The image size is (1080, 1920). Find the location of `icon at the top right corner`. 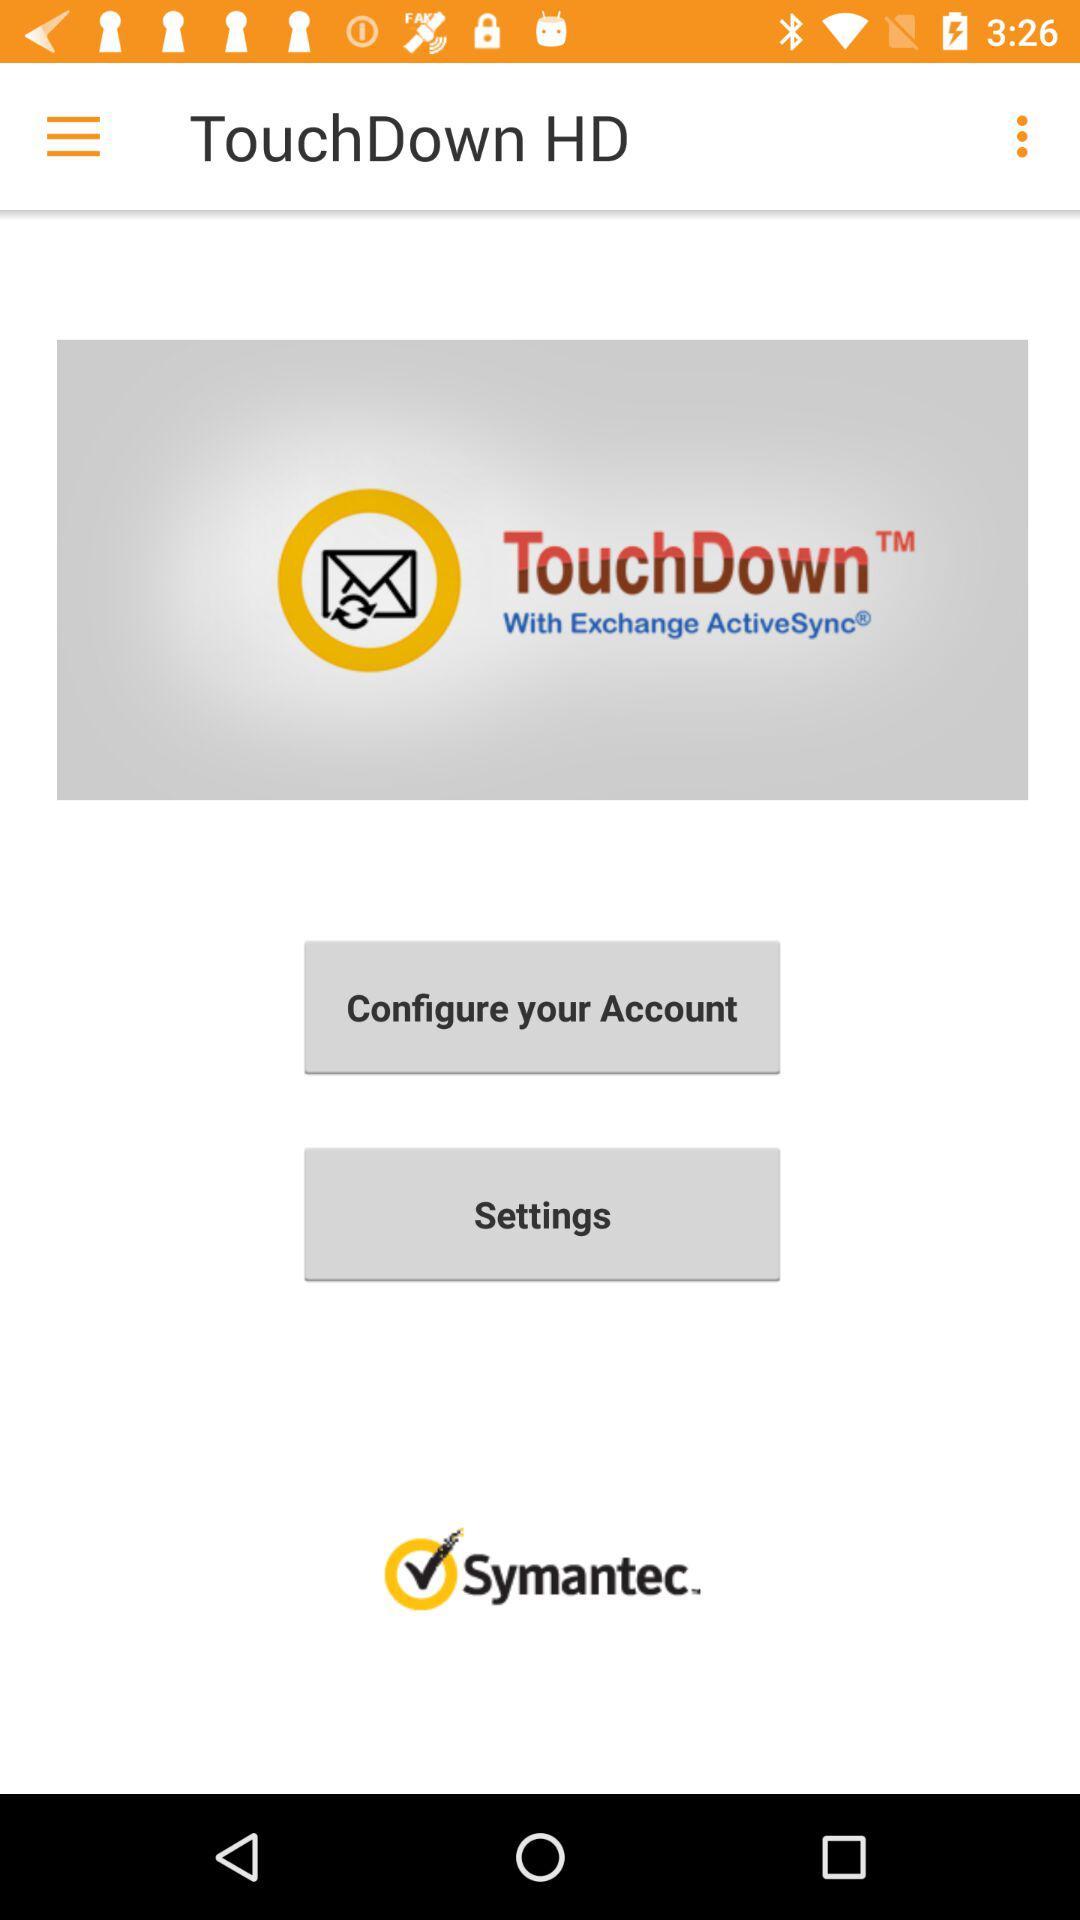

icon at the top right corner is located at coordinates (1027, 135).